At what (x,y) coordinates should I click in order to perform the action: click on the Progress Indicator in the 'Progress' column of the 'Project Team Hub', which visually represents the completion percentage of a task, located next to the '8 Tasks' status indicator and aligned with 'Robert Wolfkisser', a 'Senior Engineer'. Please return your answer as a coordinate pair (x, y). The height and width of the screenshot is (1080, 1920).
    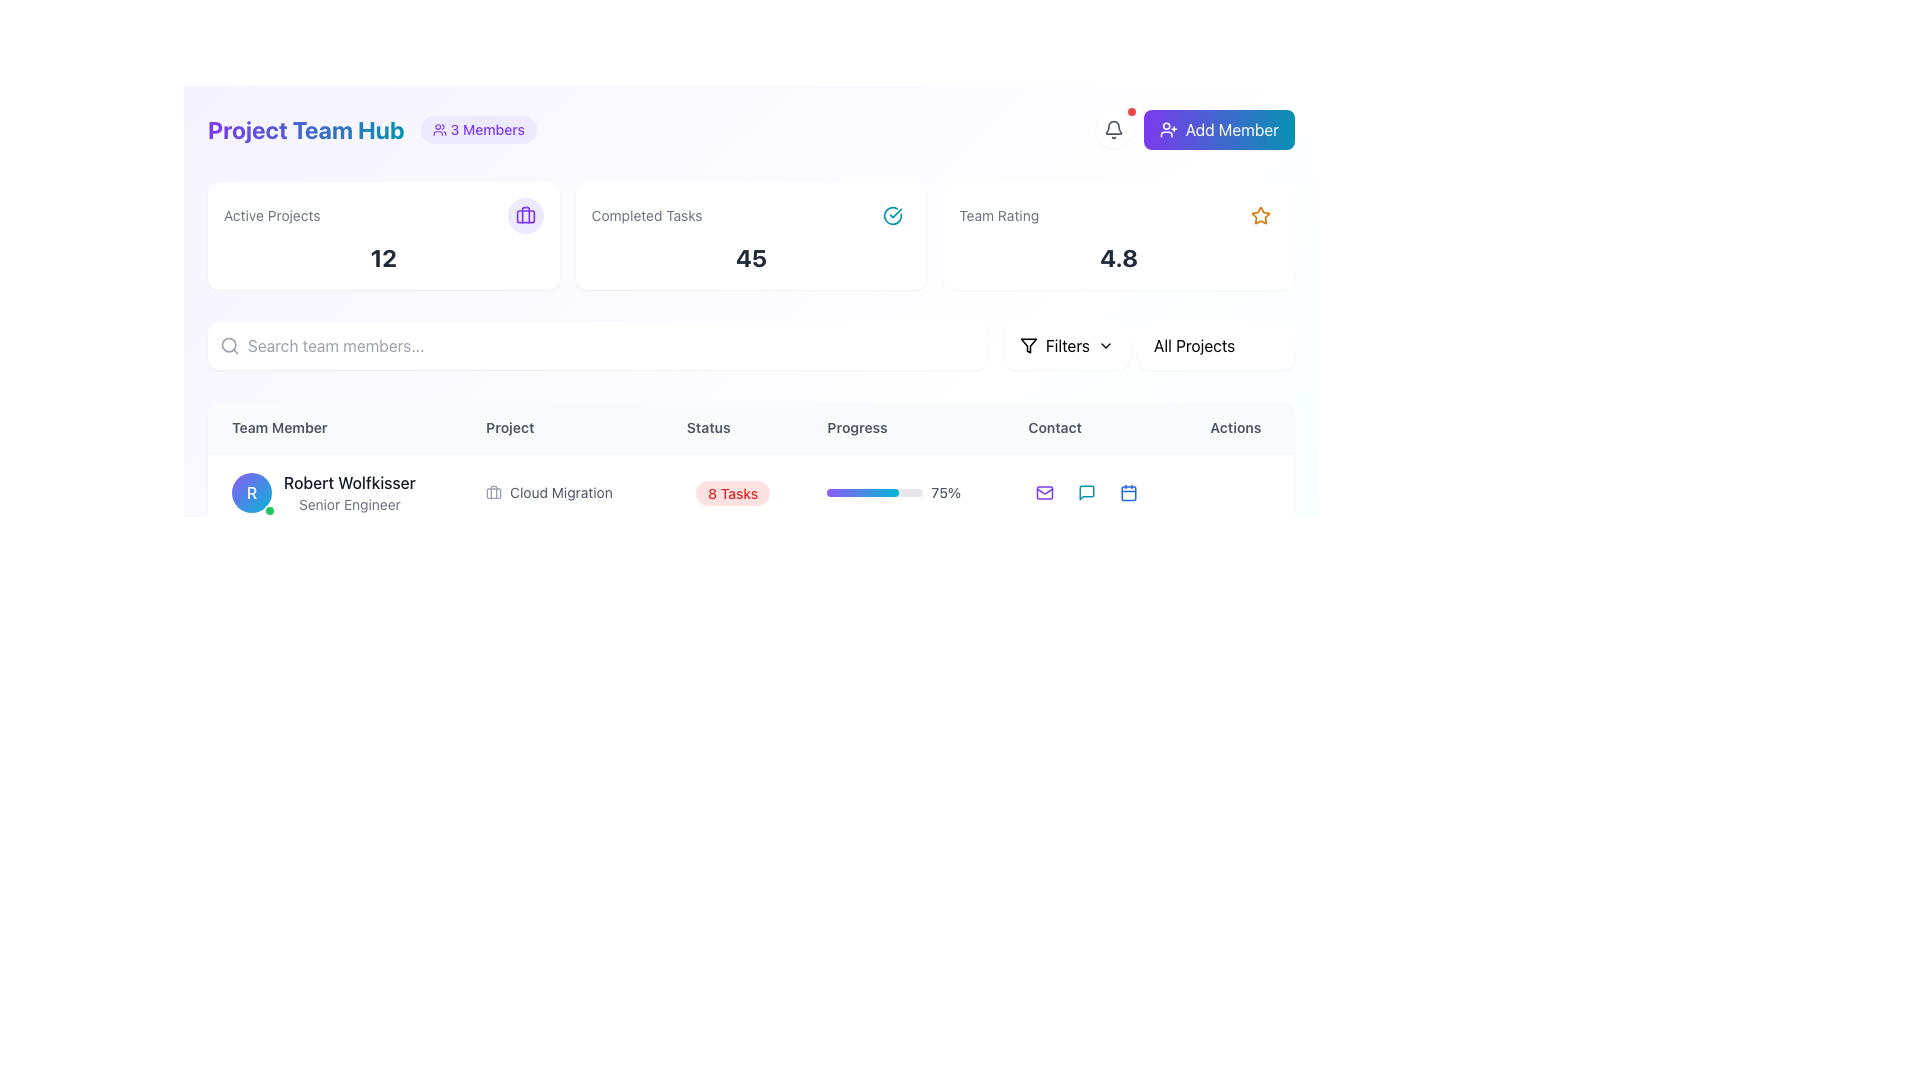
    Looking at the image, I should click on (902, 492).